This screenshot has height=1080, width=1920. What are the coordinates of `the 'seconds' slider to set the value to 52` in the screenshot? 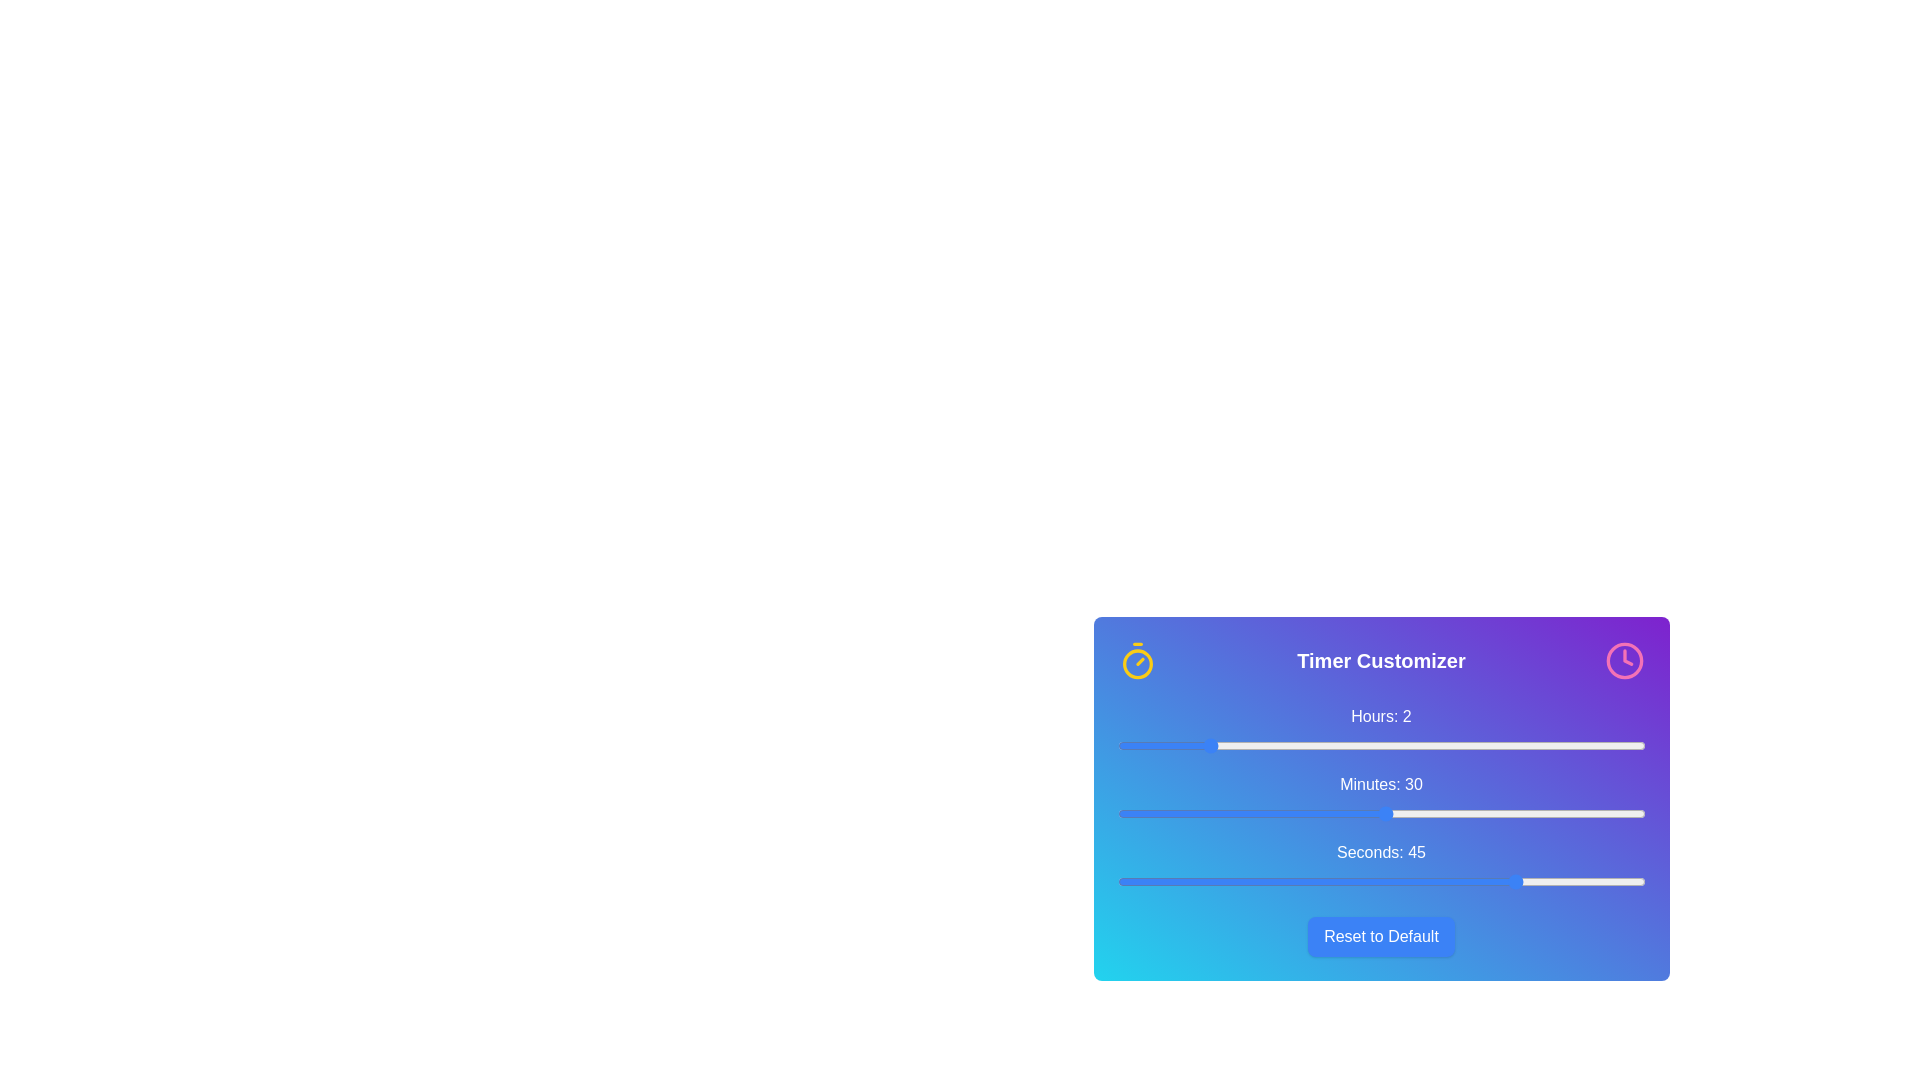 It's located at (1581, 881).